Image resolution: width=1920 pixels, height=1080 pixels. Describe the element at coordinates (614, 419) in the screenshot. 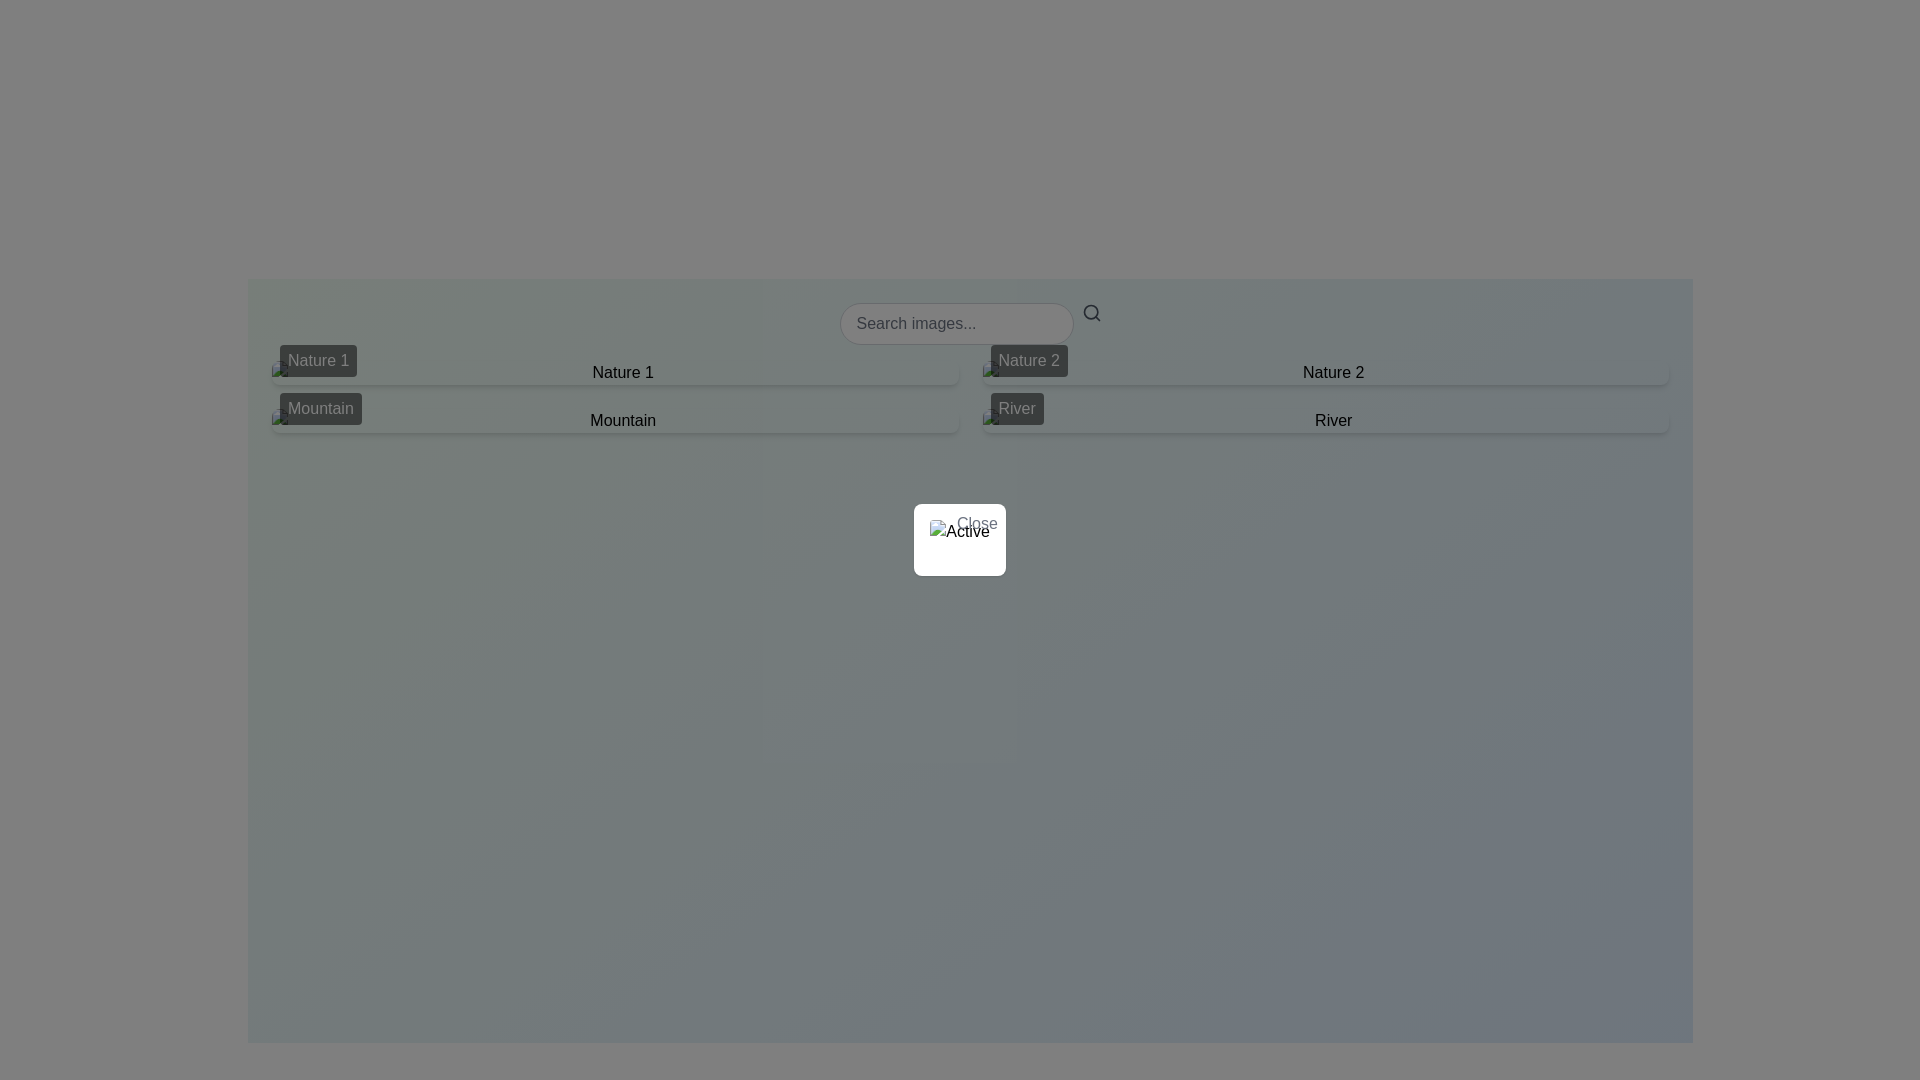

I see `the option labeled 'Mountain' in the selection grid` at that location.